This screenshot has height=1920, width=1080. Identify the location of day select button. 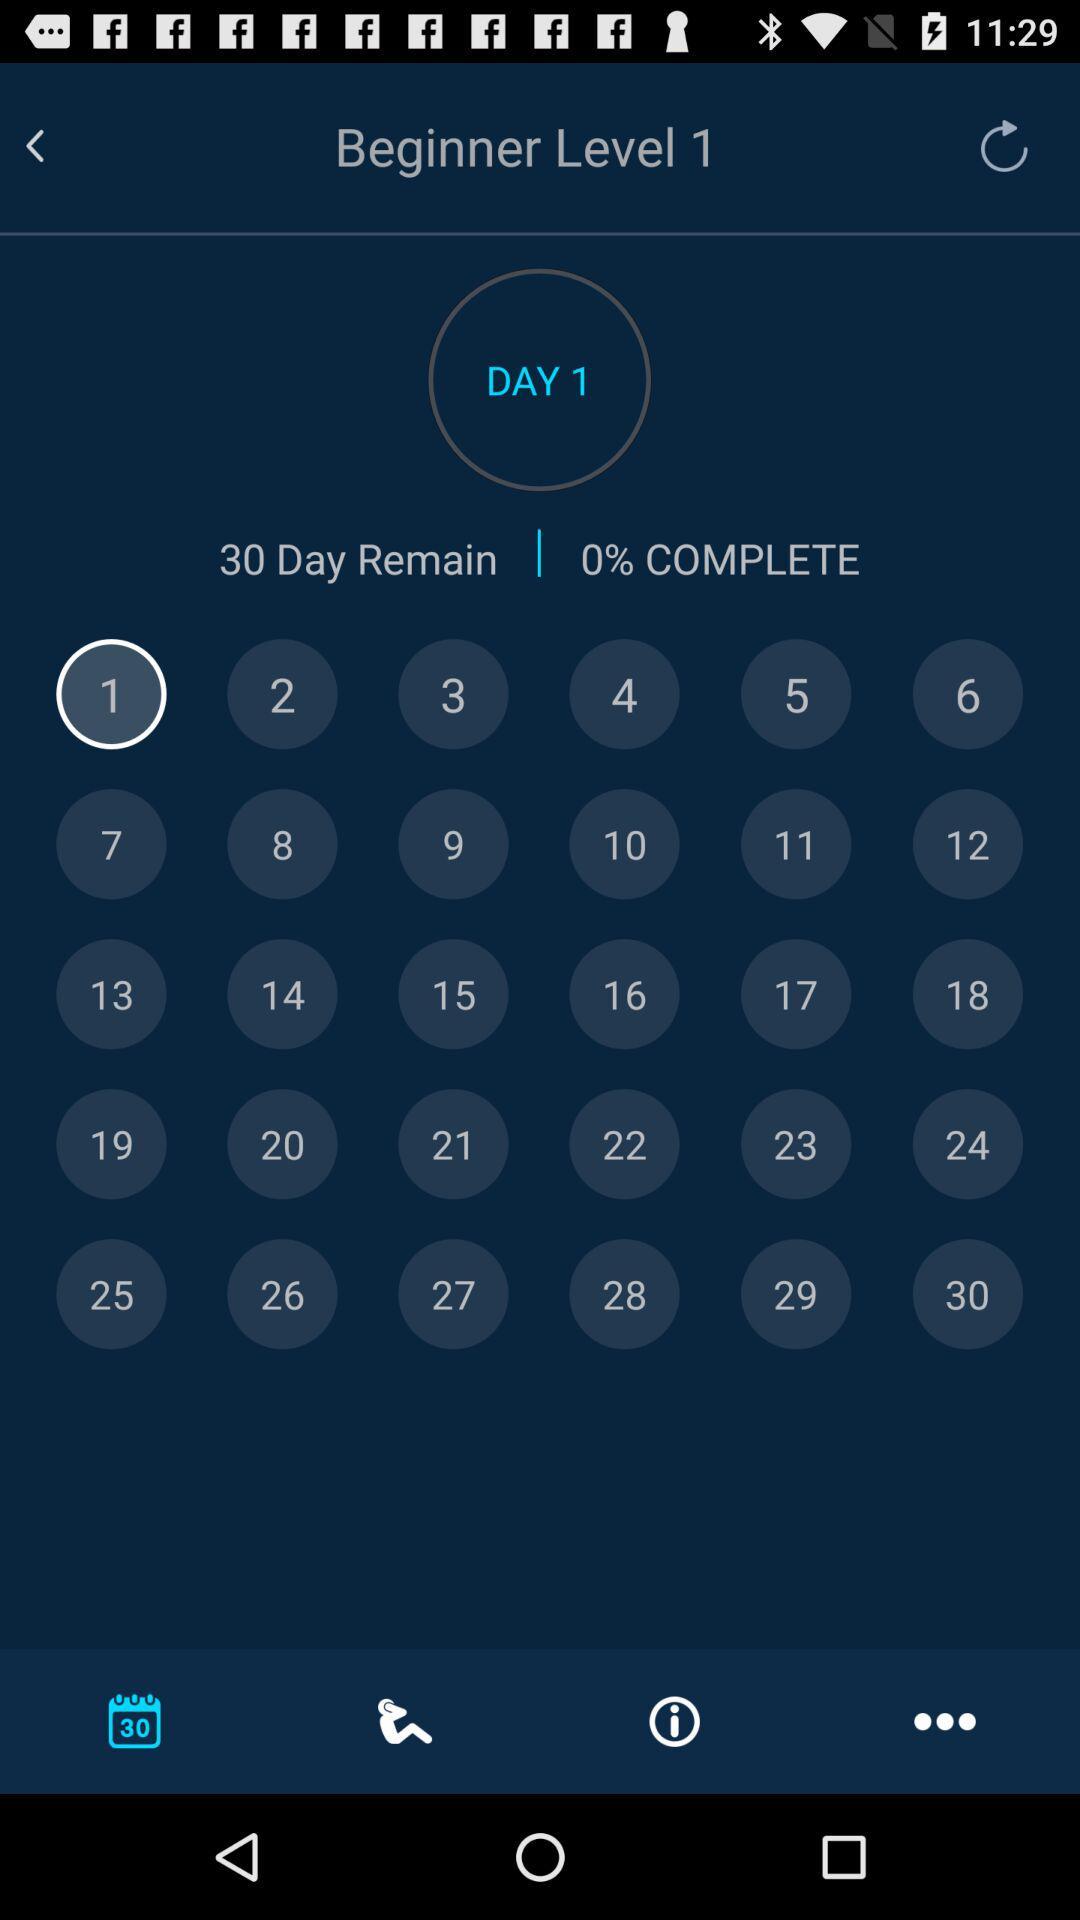
(453, 1144).